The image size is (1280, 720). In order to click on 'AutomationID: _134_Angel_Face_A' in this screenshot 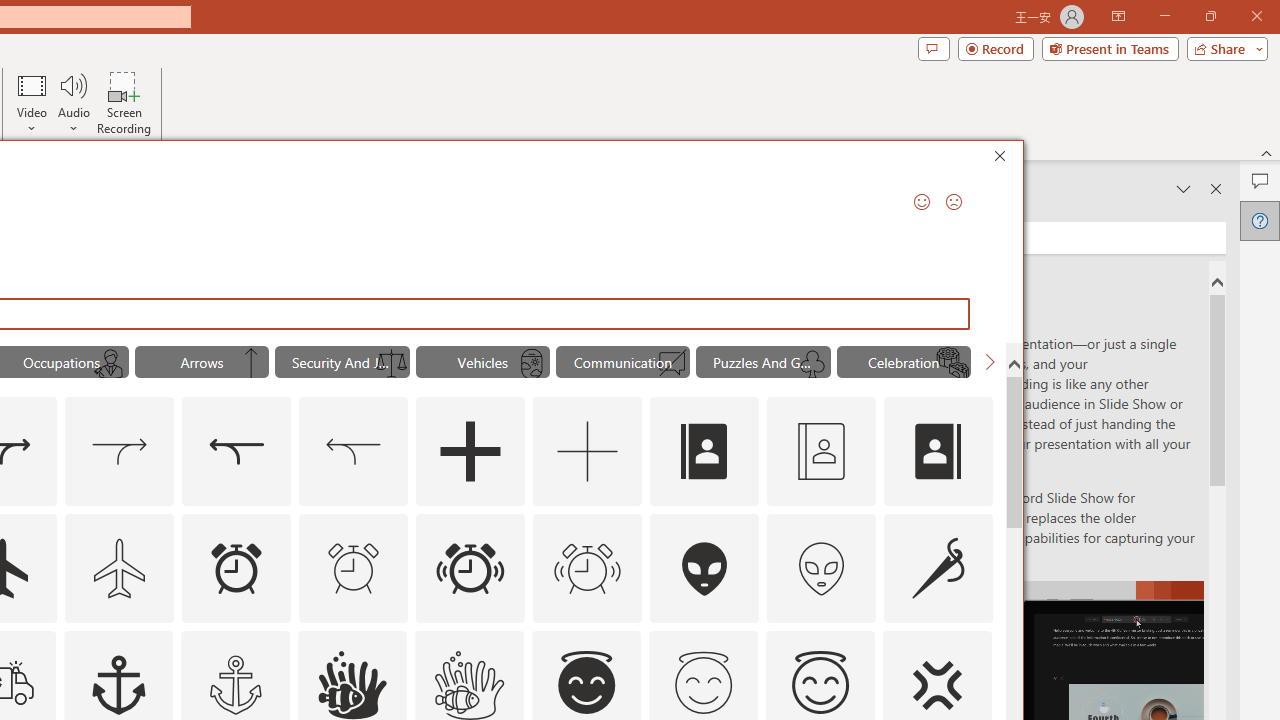, I will do `click(585, 681)`.